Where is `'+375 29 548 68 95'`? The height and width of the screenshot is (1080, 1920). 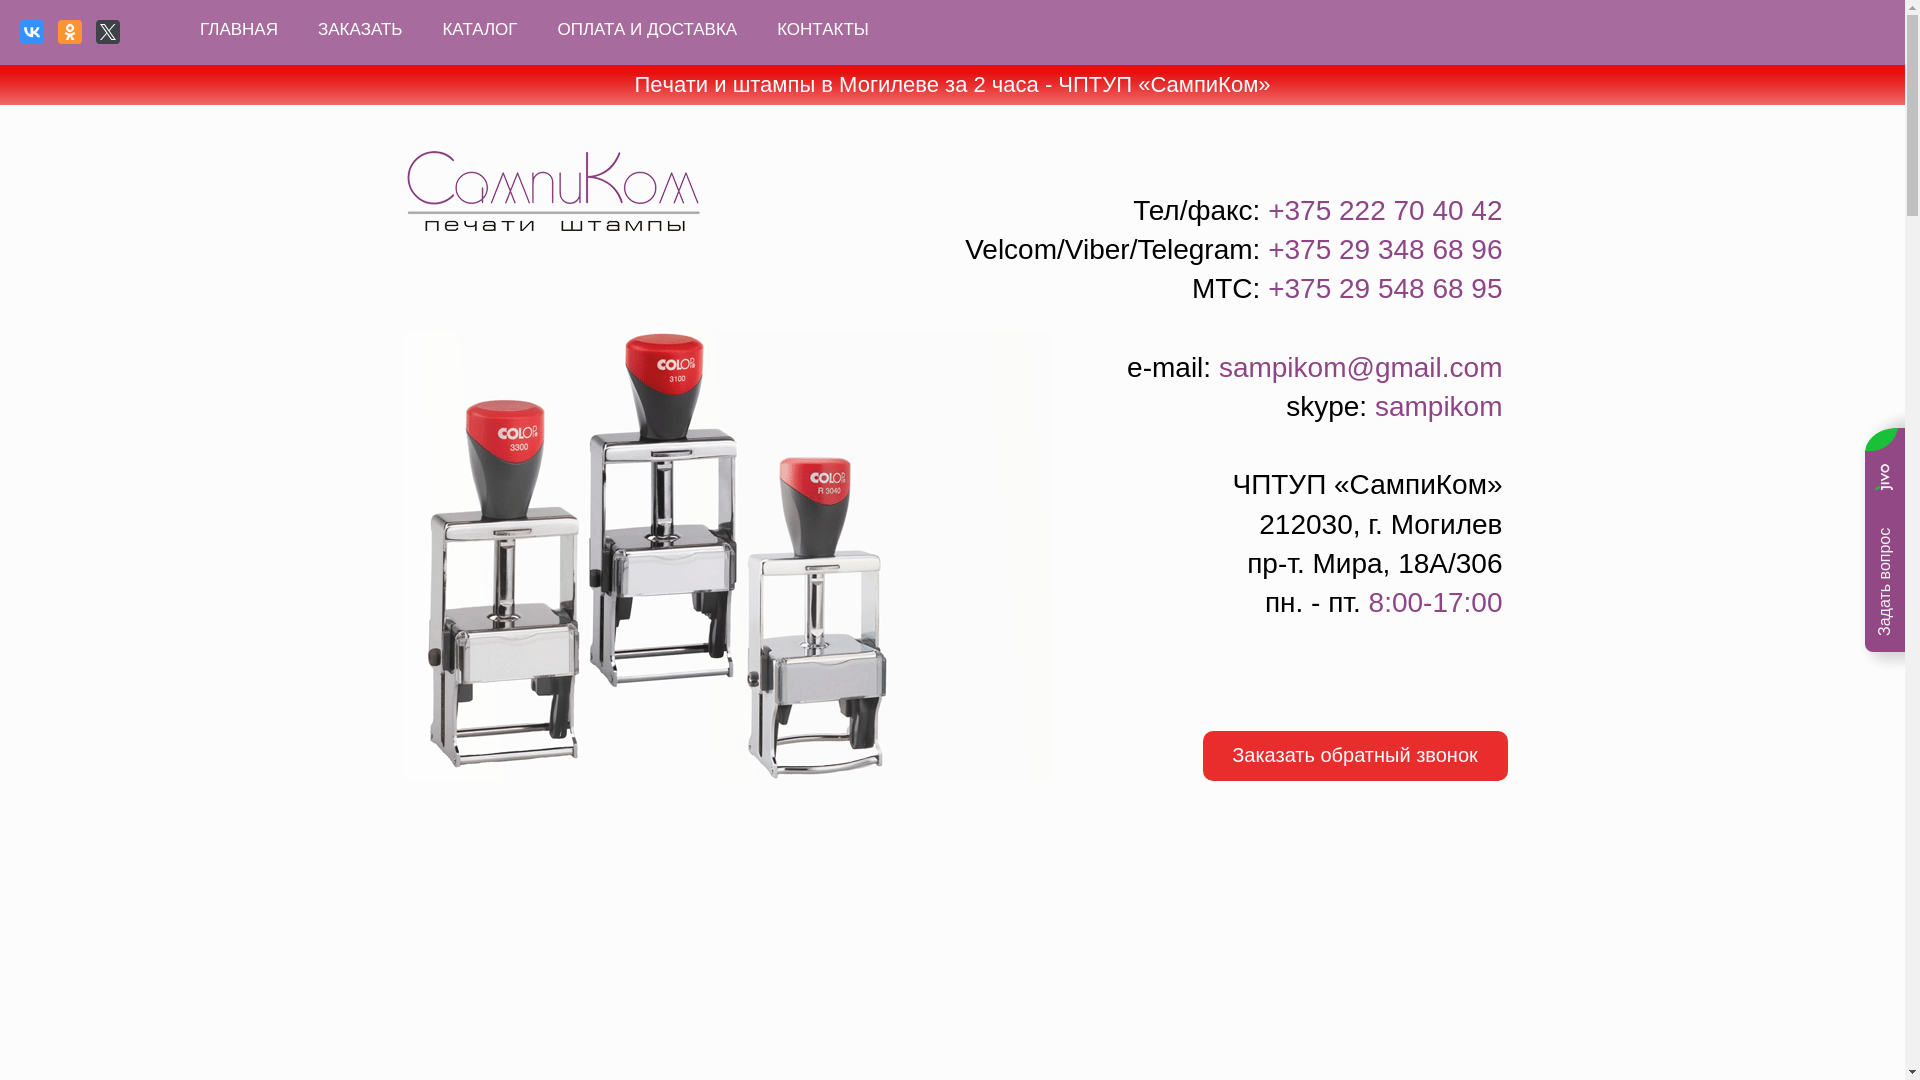
'+375 29 548 68 95' is located at coordinates (1384, 288).